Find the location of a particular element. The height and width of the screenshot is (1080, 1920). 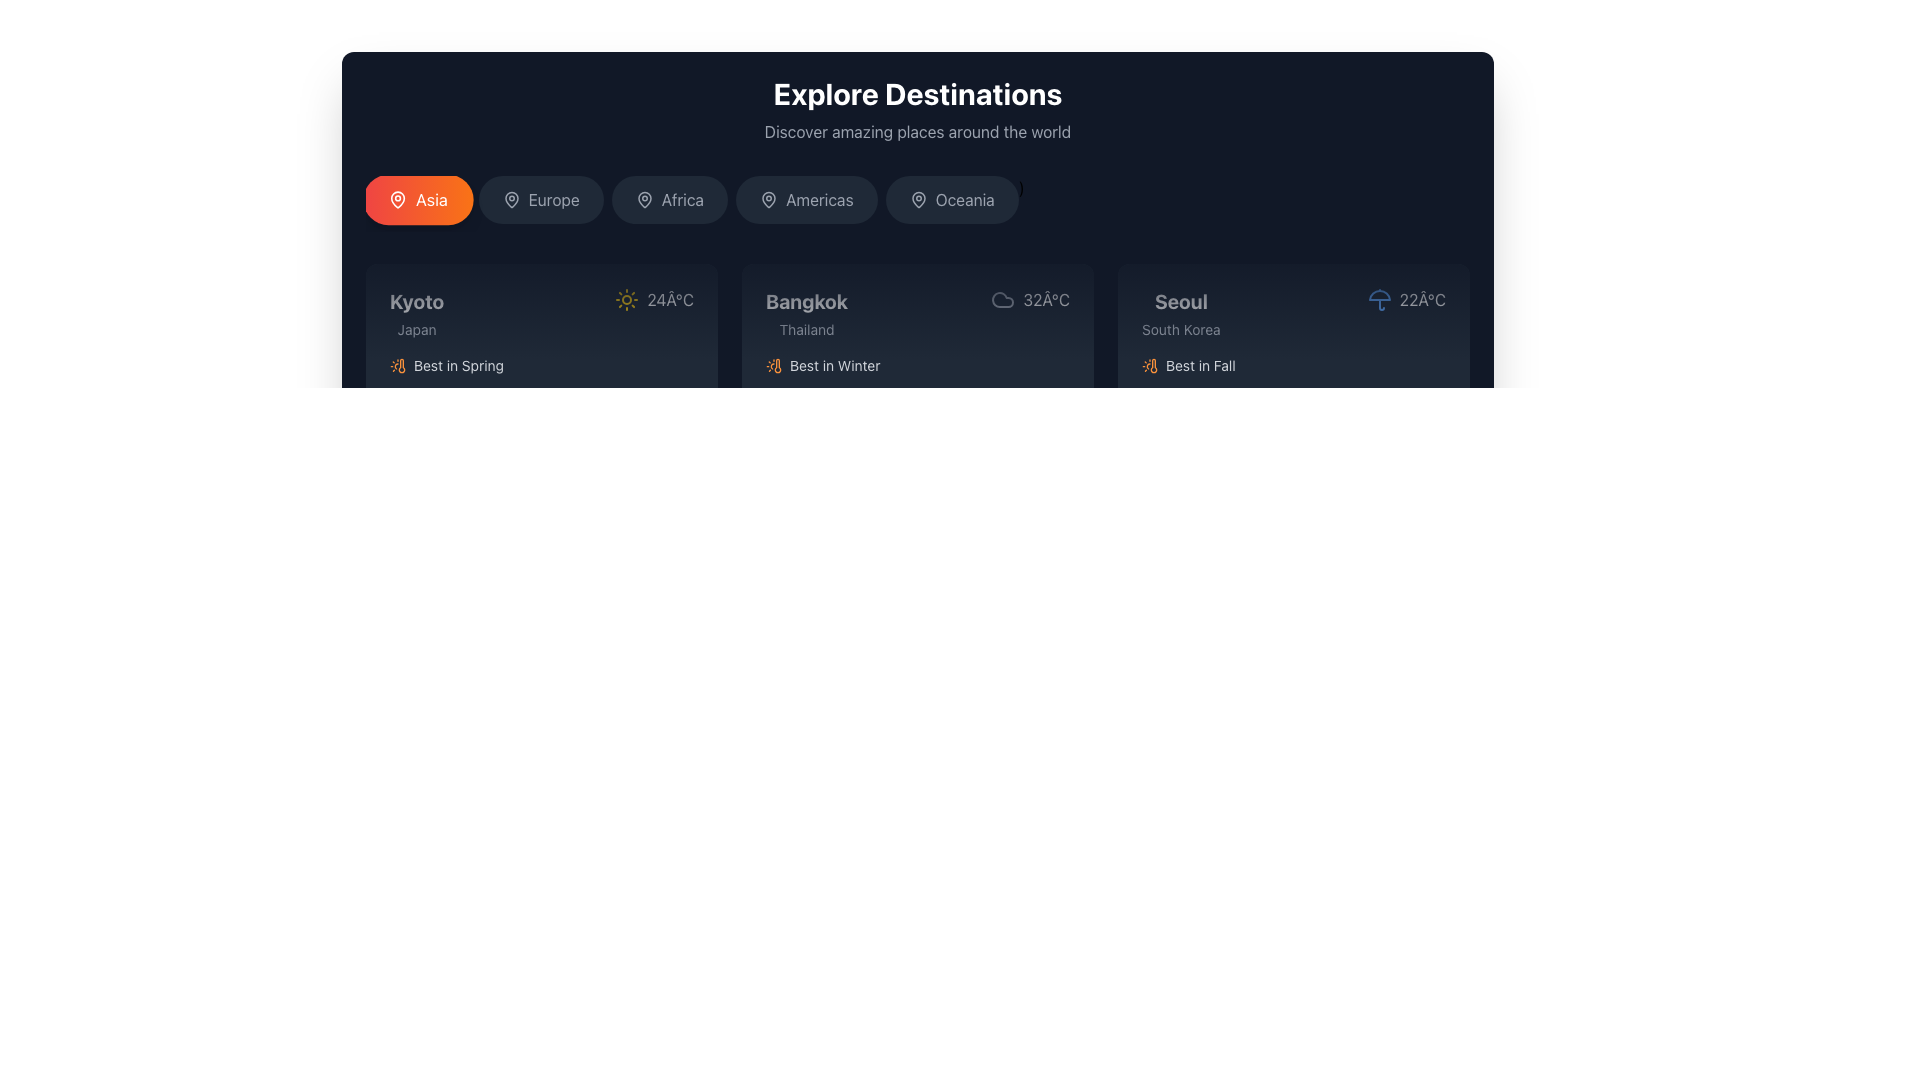

the Information Card displaying details about Bangkok, which is the second card in a row of similar cards, positioned between the 'Kyoto' card on the left and the 'Seoul' card on the right is located at coordinates (916, 375).